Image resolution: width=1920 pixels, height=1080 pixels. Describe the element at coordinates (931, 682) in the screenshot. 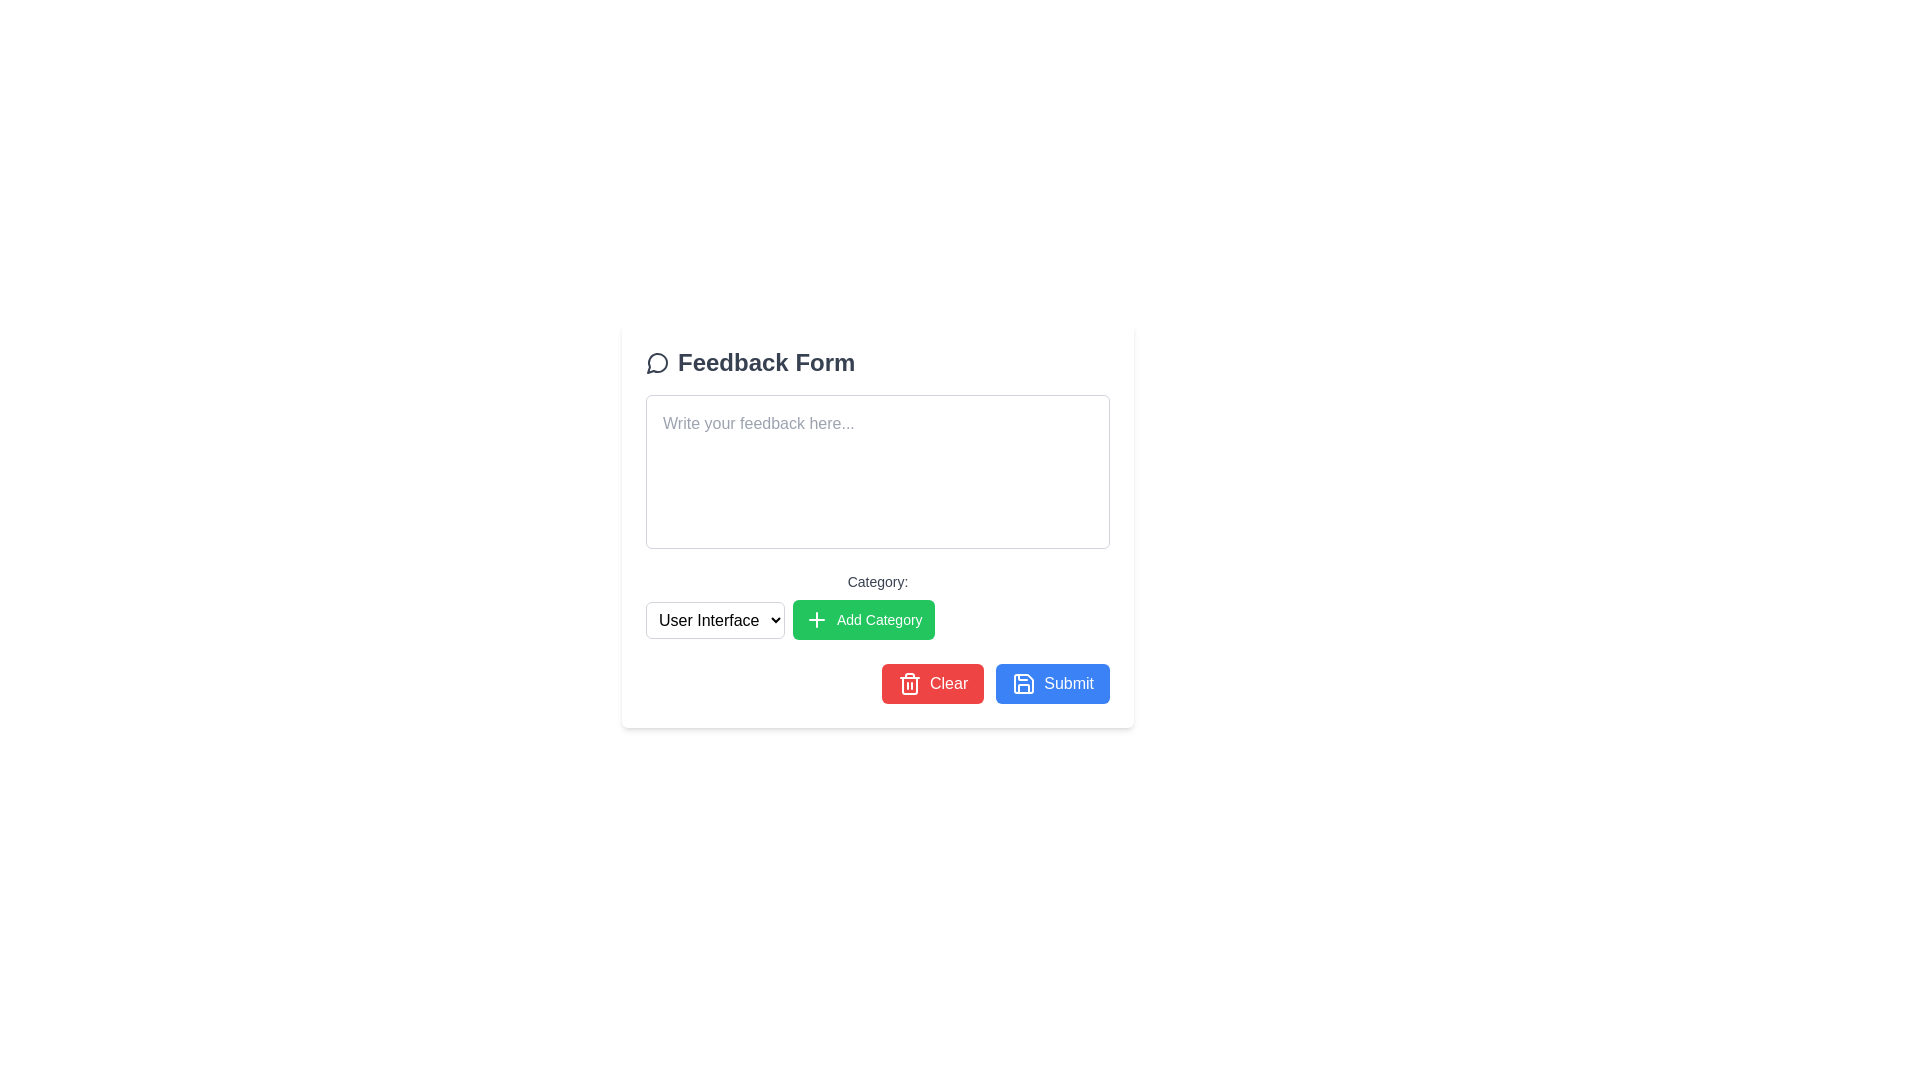

I see `the first button from the left in the group of buttons at the bottom of the feedback form to clear all information entered in the form` at that location.